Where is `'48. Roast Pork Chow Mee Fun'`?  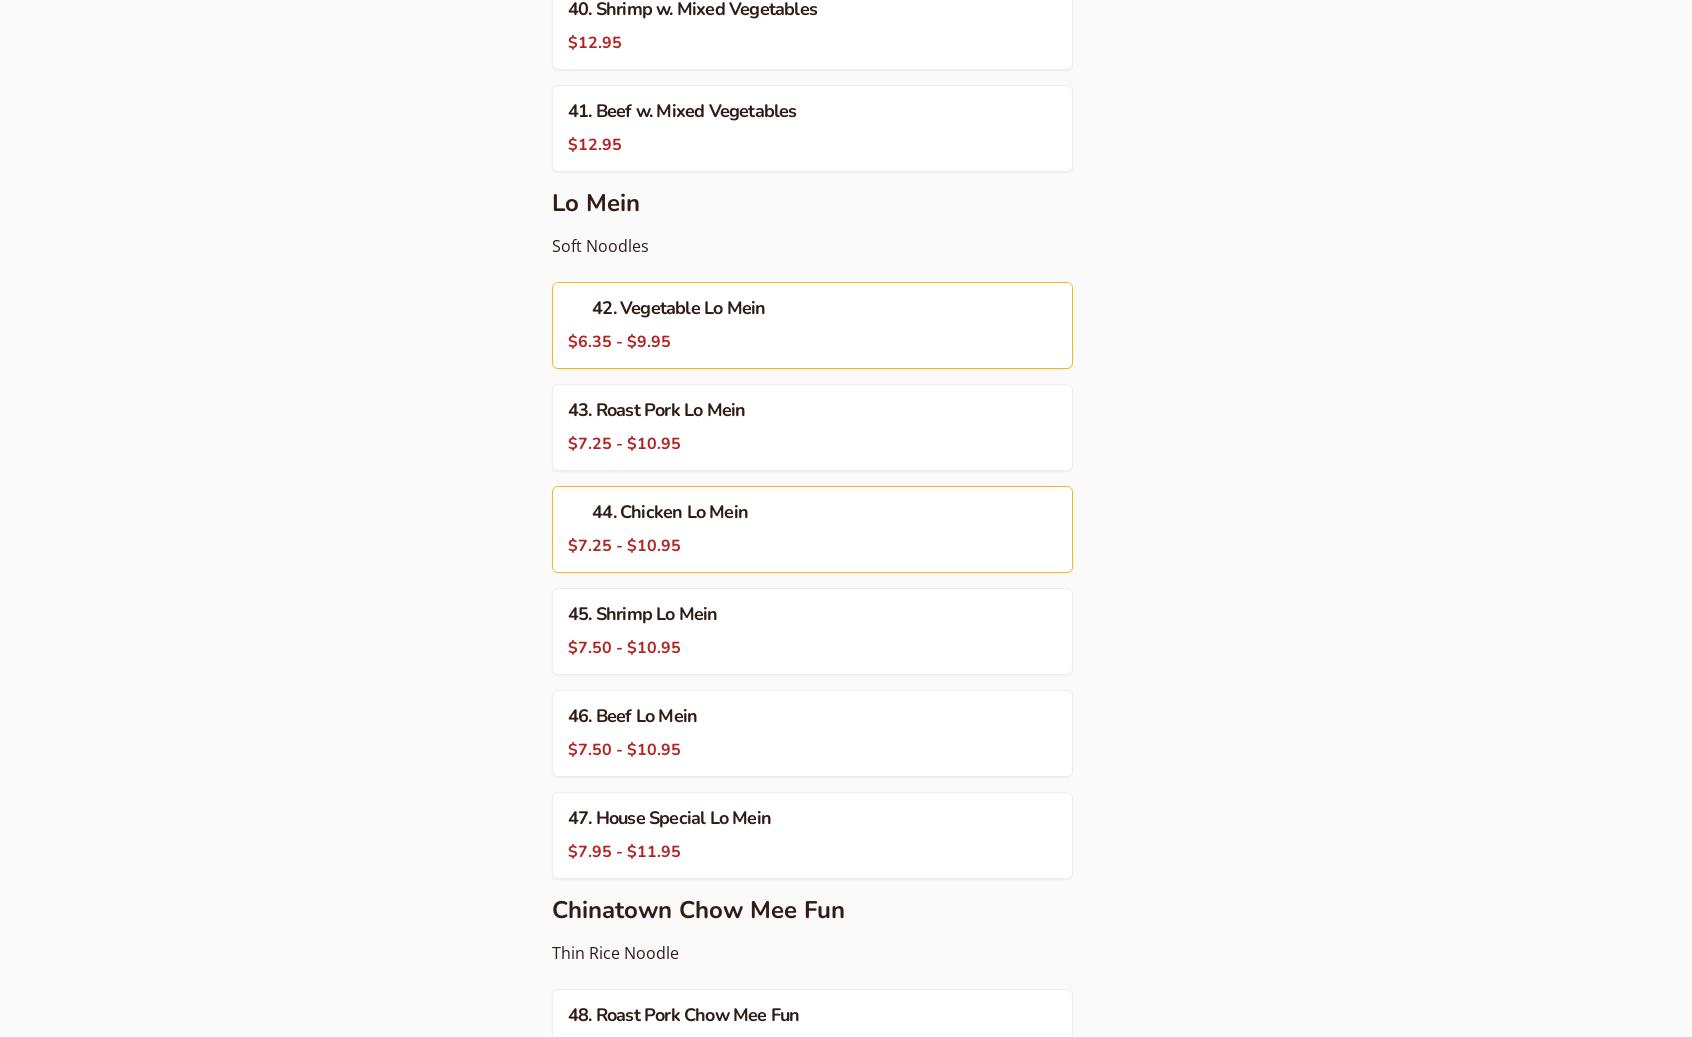
'48. Roast Pork Chow Mee Fun' is located at coordinates (683, 1015).